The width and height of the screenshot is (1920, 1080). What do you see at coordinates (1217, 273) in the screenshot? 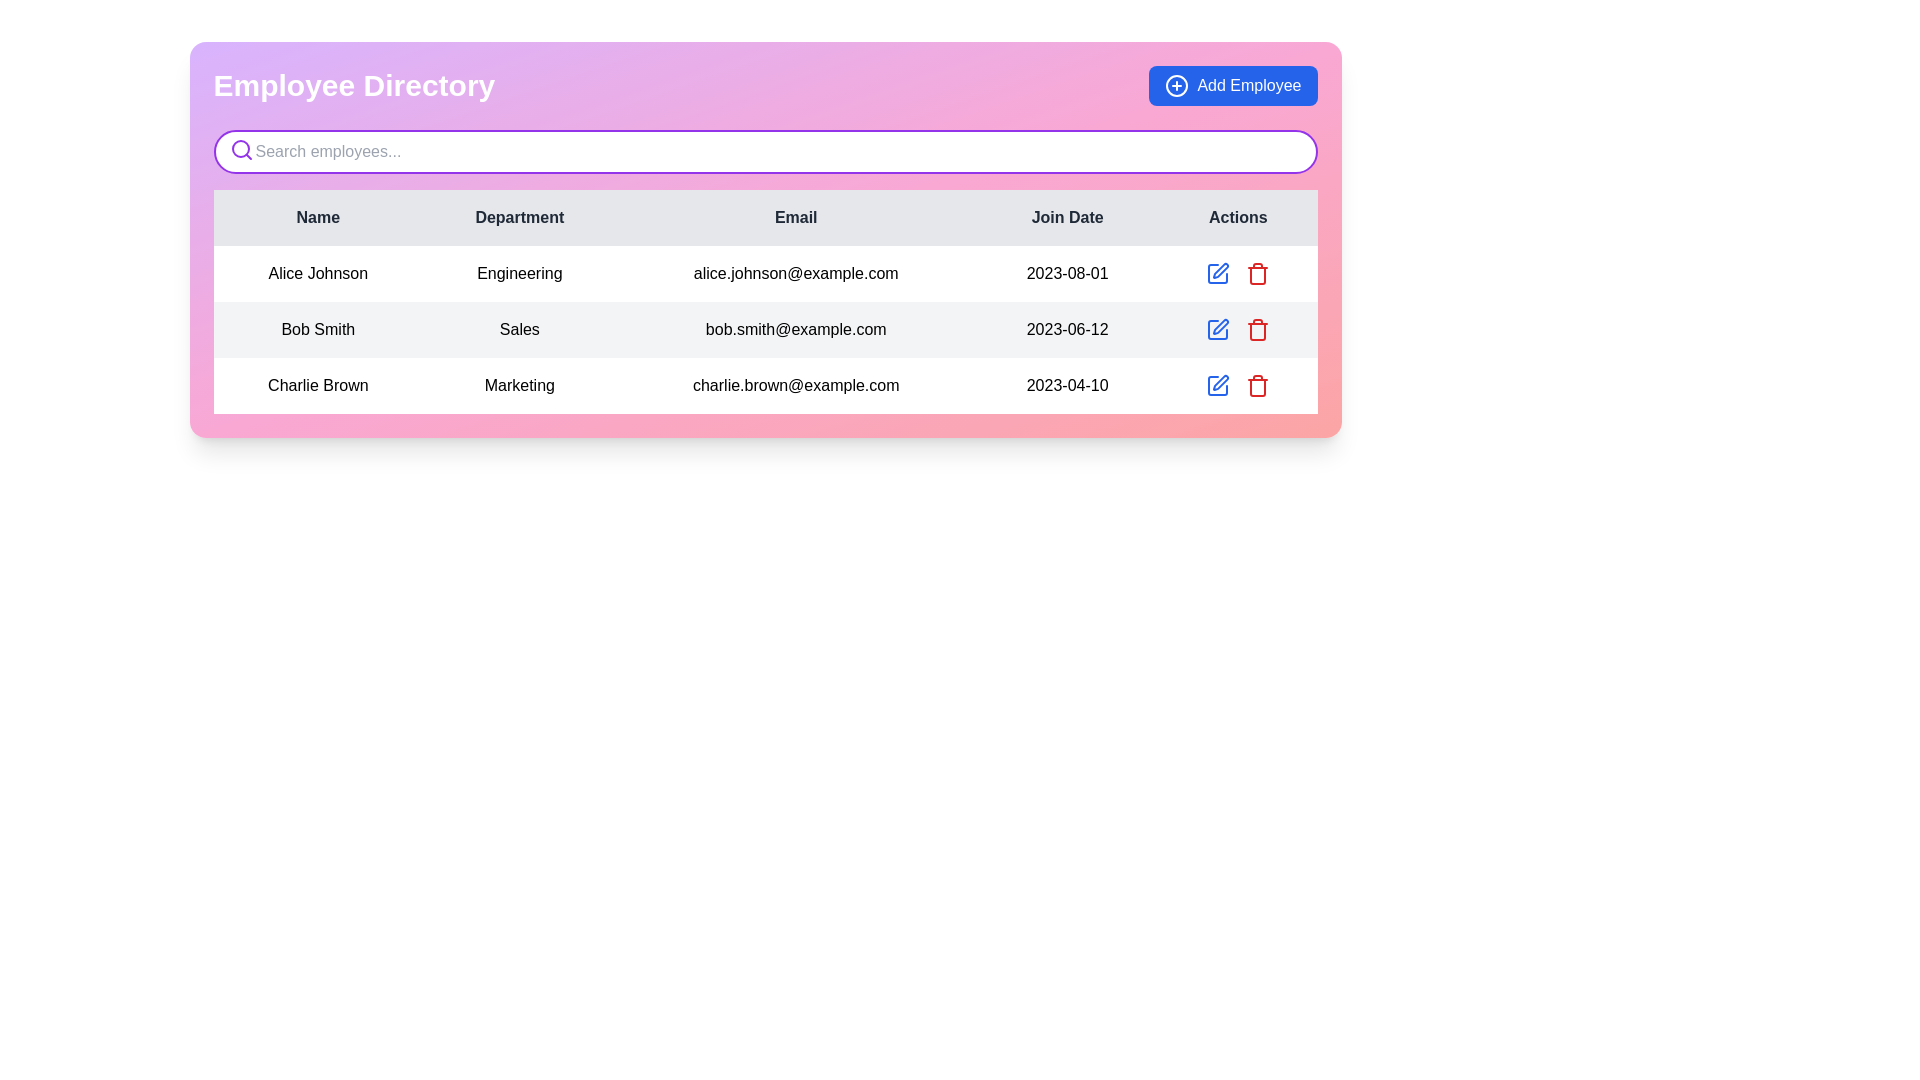
I see `the 'Edit' icon button for the entry of 'Alice Johnson' in the 'Engineering' department located in the first row of the 'Actions' column of the table` at bounding box center [1217, 273].